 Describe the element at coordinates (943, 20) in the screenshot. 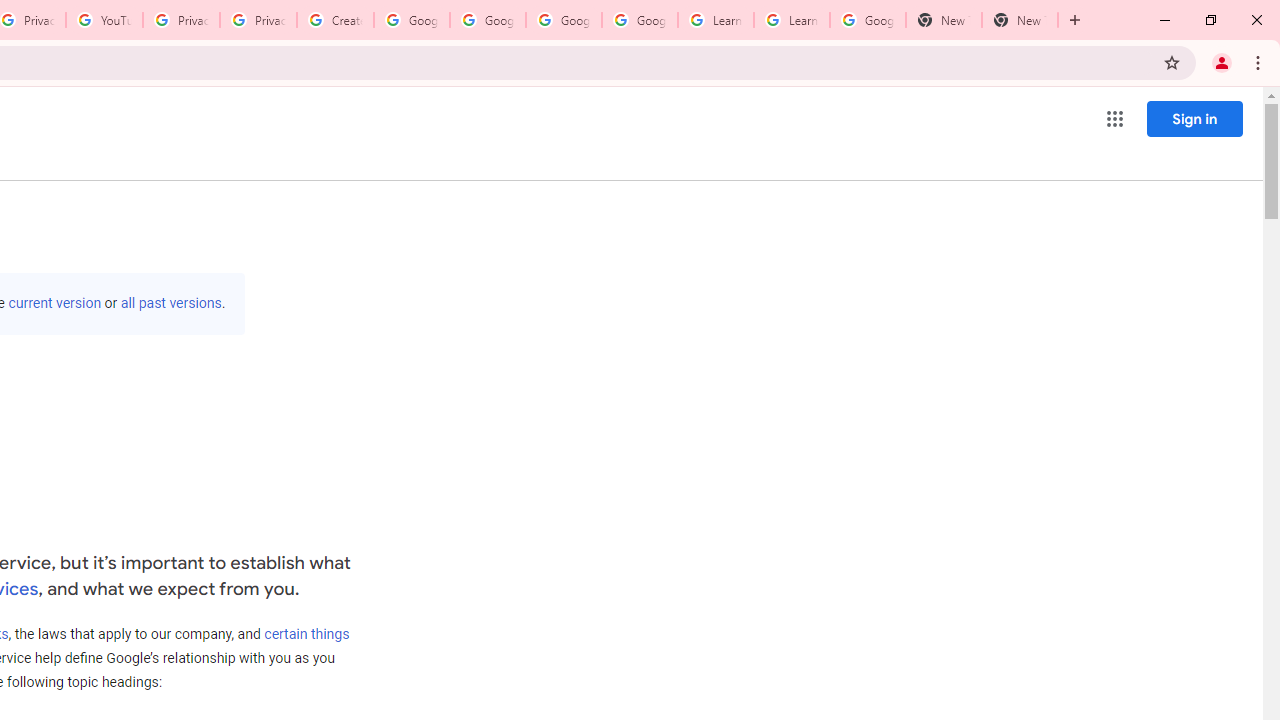

I see `'New Tab'` at that location.